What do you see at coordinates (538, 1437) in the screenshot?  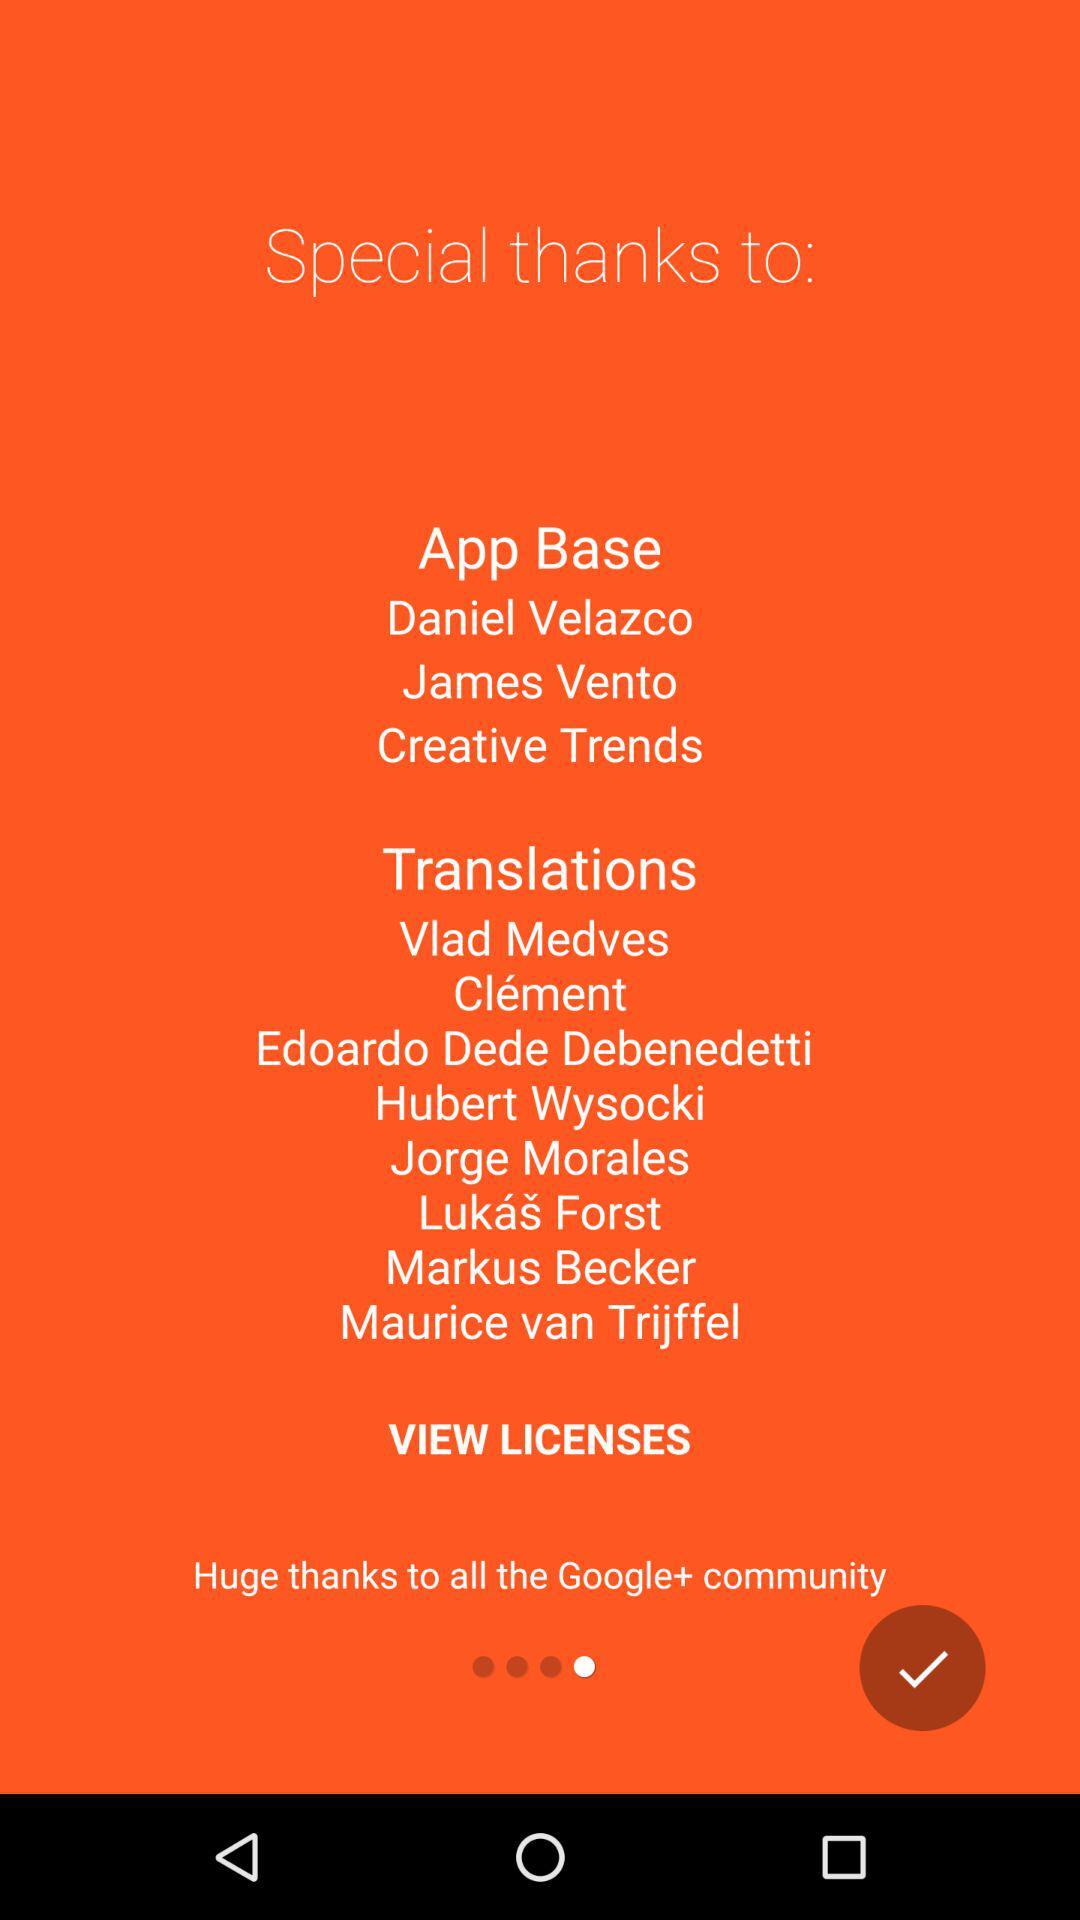 I see `the item above the huge thanks to icon` at bounding box center [538, 1437].